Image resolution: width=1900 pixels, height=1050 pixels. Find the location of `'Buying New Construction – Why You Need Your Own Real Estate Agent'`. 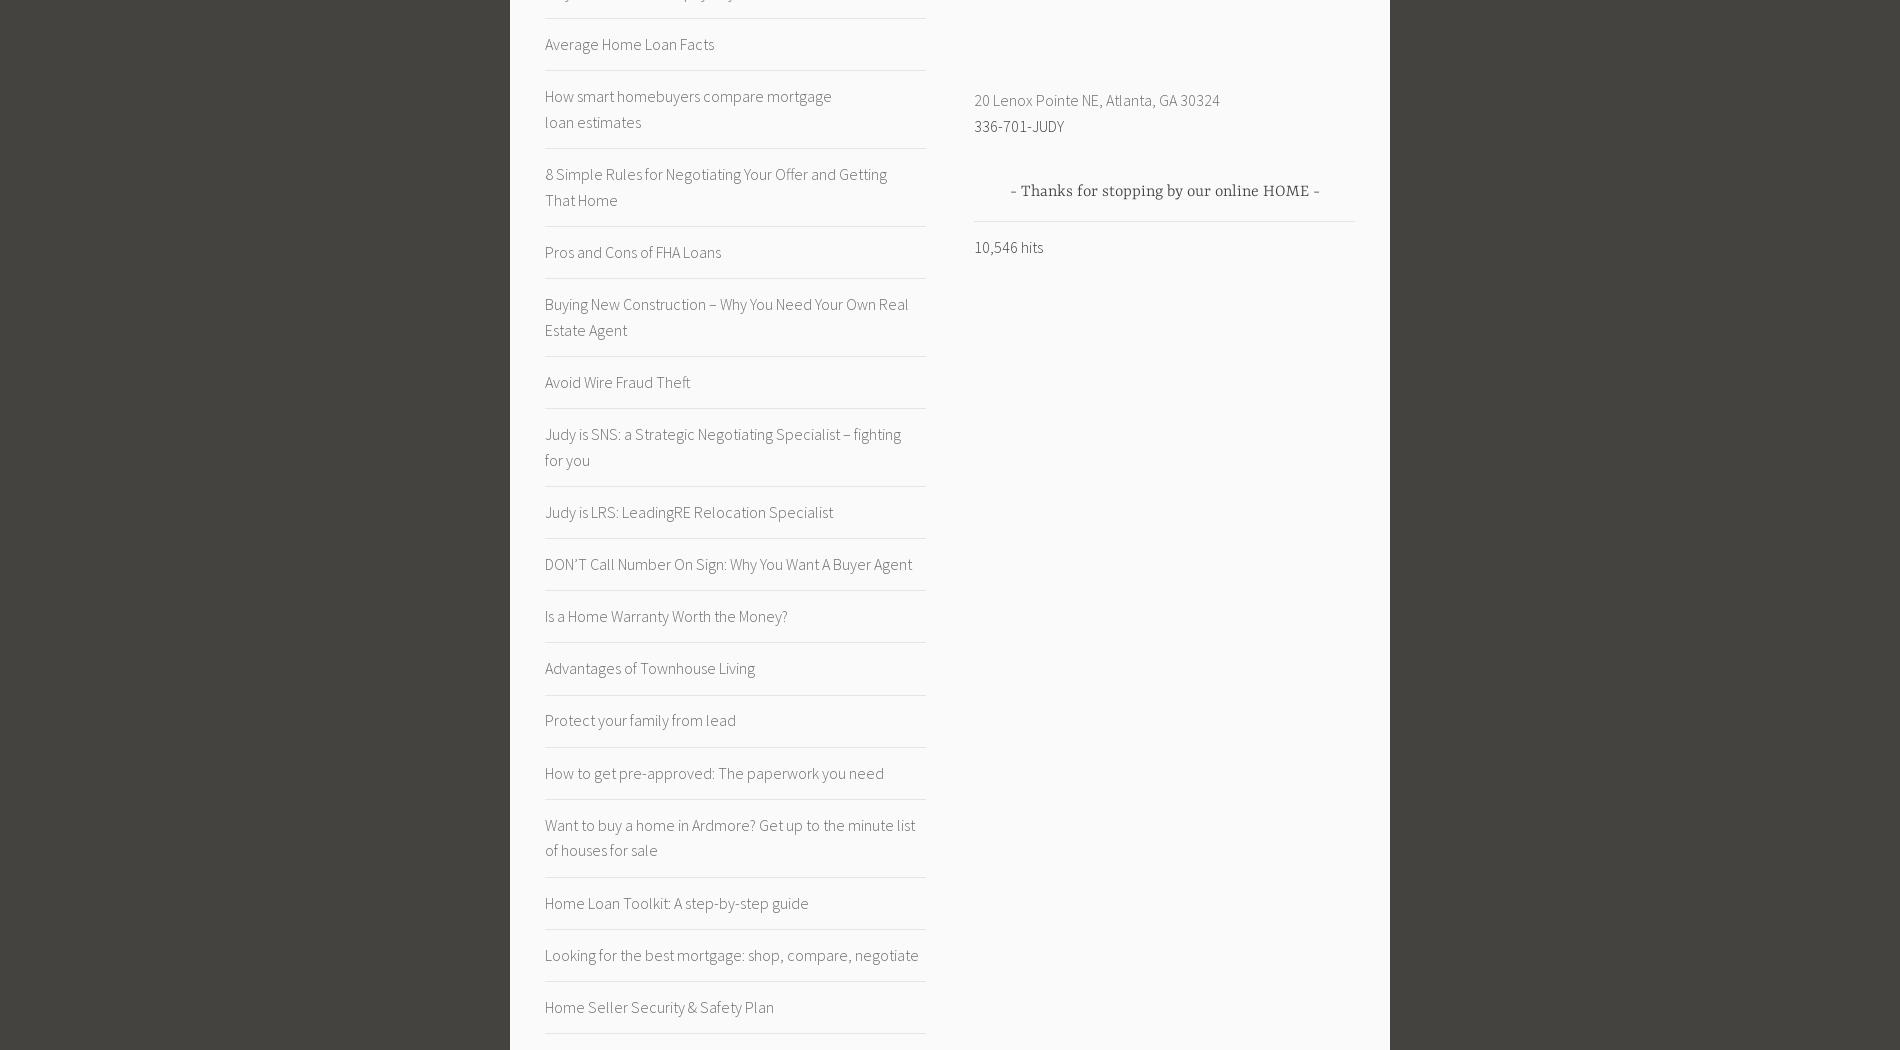

'Buying New Construction – Why You Need Your Own Real Estate Agent' is located at coordinates (725, 316).